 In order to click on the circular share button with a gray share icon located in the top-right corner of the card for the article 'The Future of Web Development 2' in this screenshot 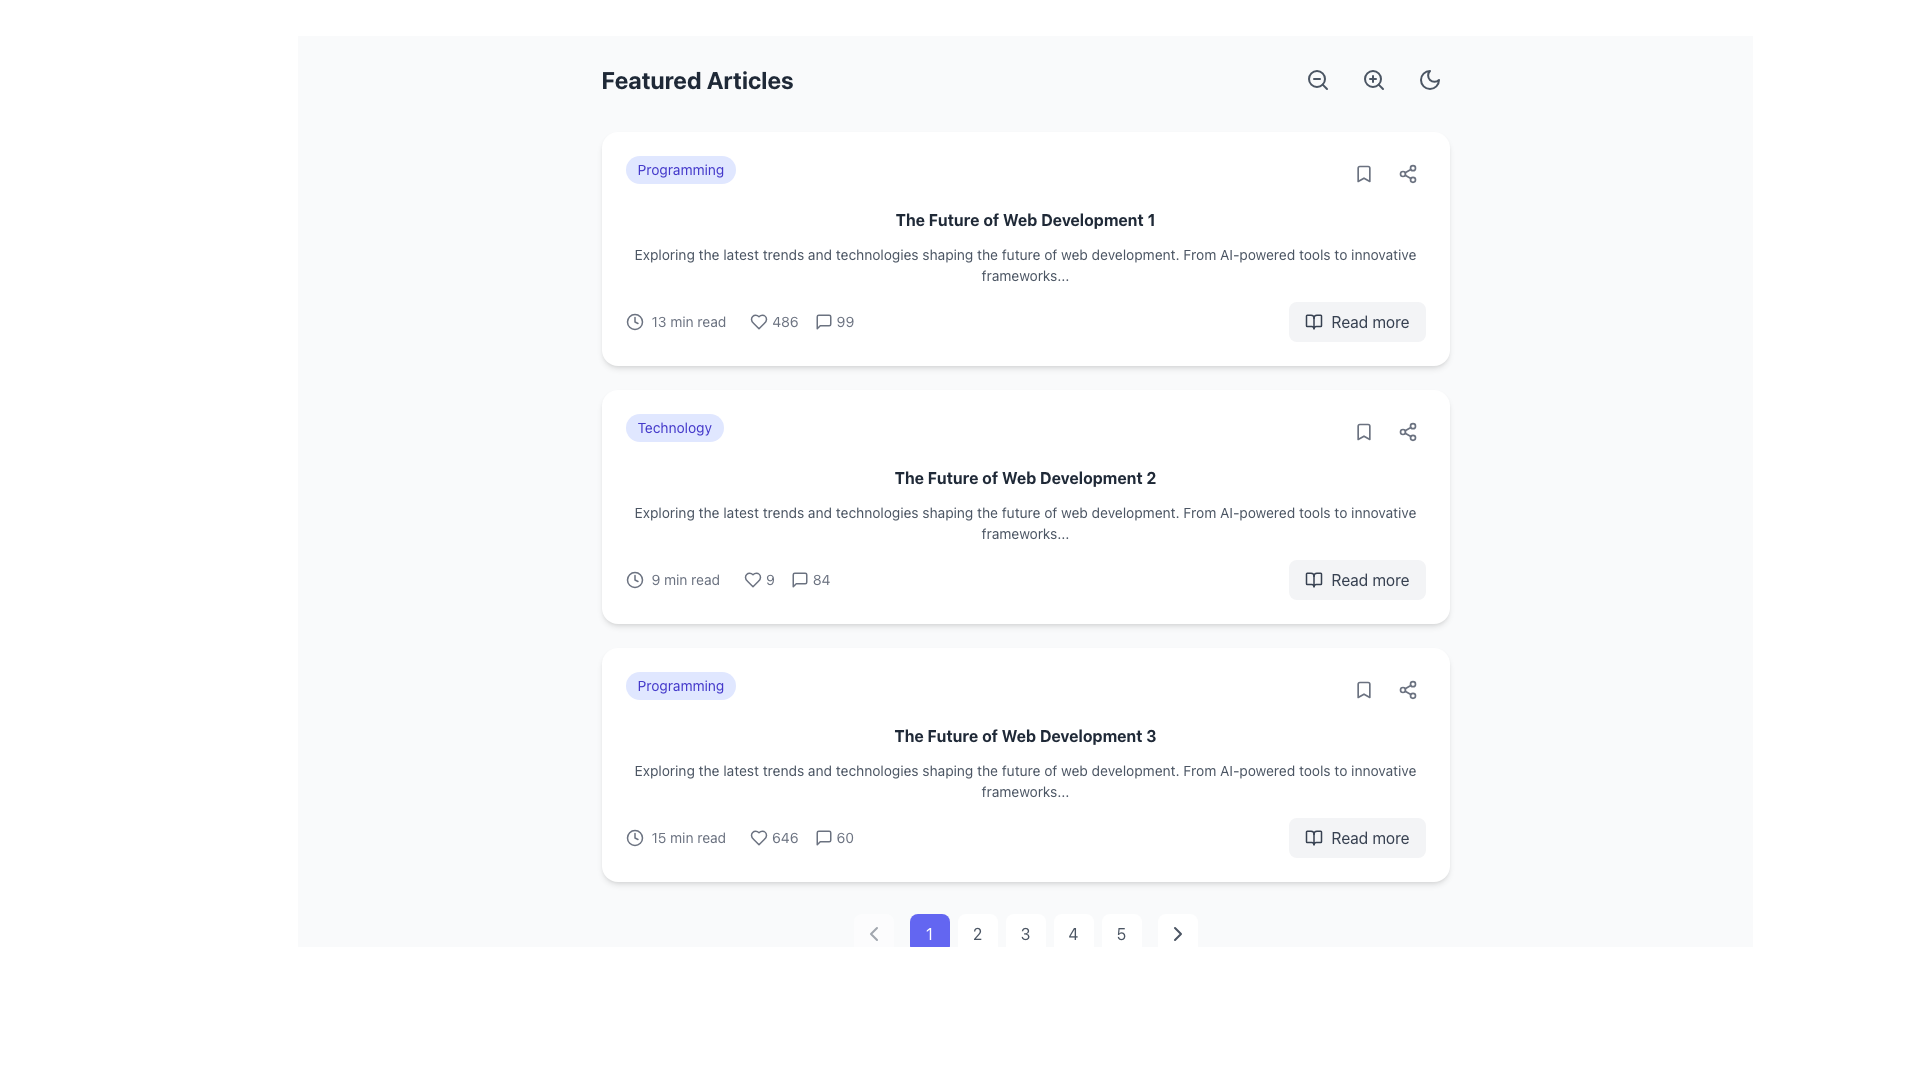, I will do `click(1406, 431)`.